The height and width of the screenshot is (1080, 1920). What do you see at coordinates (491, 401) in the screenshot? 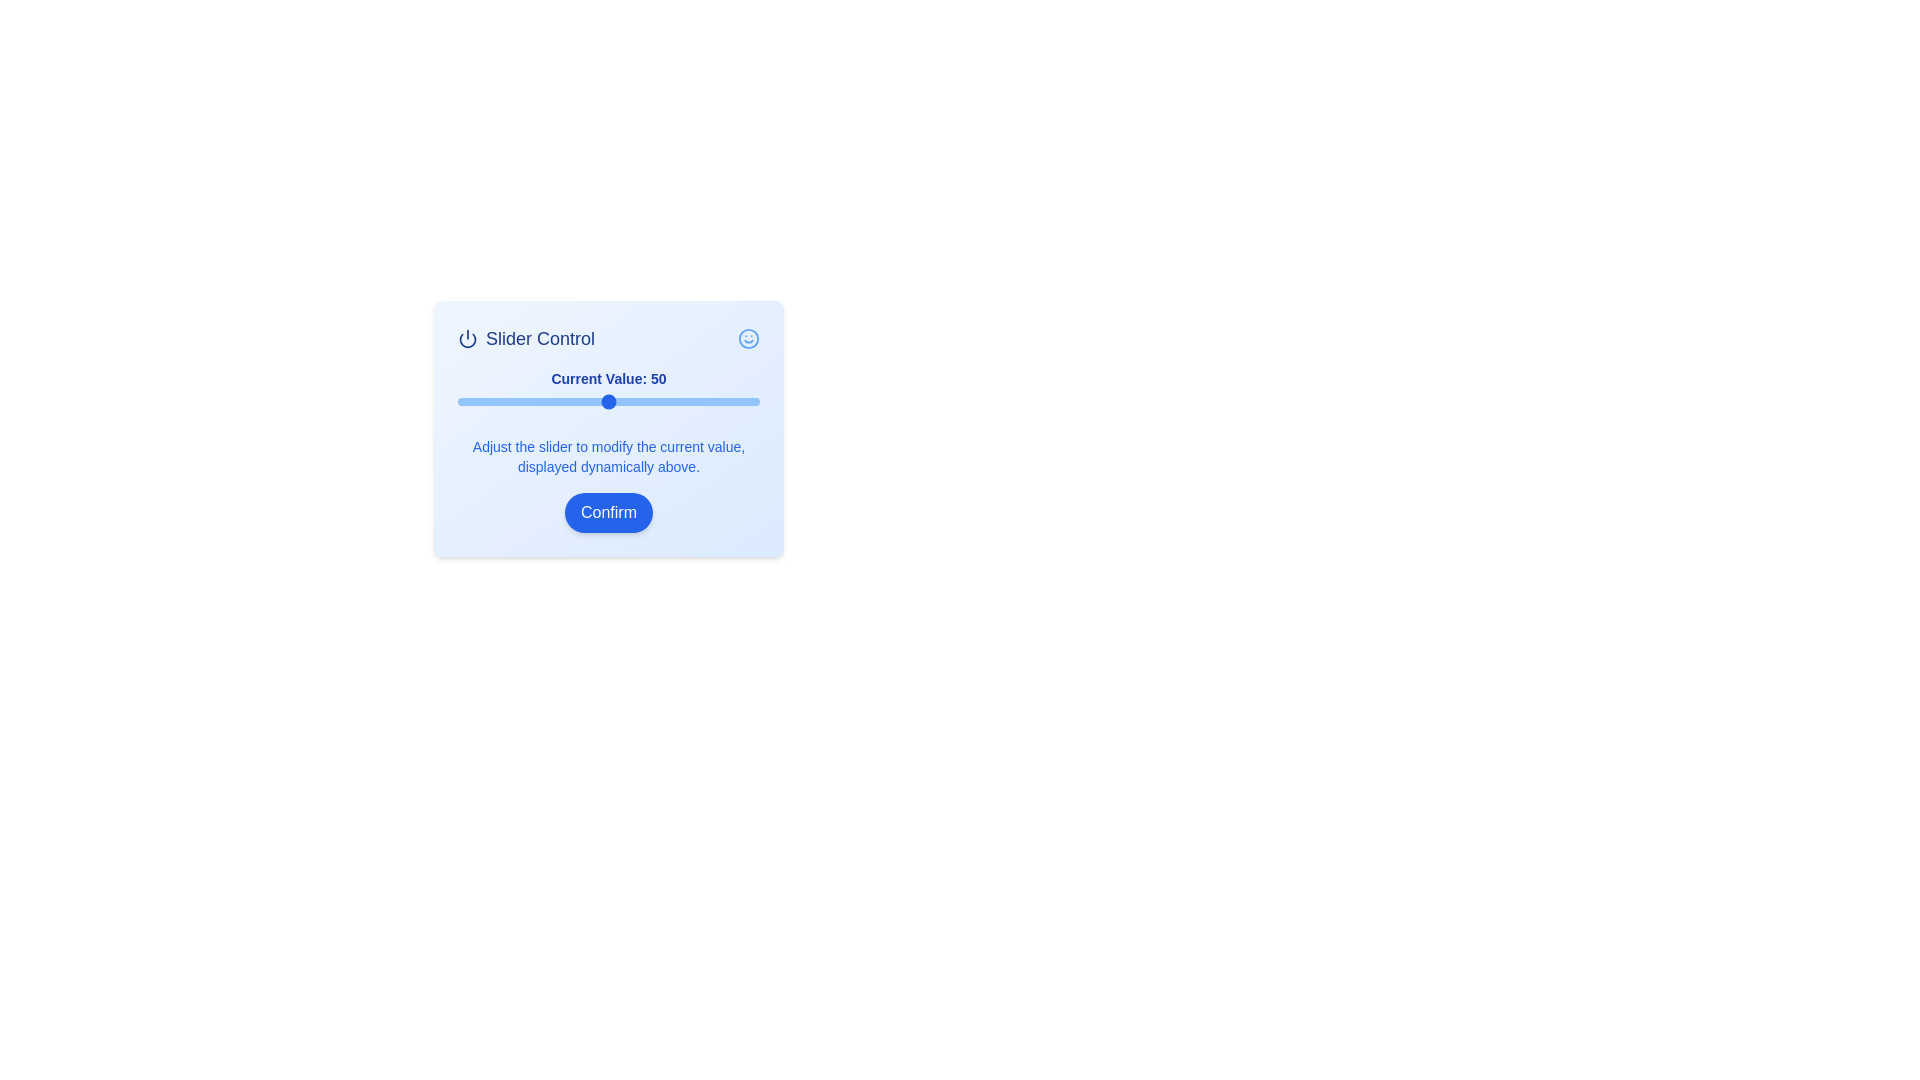
I see `the slider value` at bounding box center [491, 401].